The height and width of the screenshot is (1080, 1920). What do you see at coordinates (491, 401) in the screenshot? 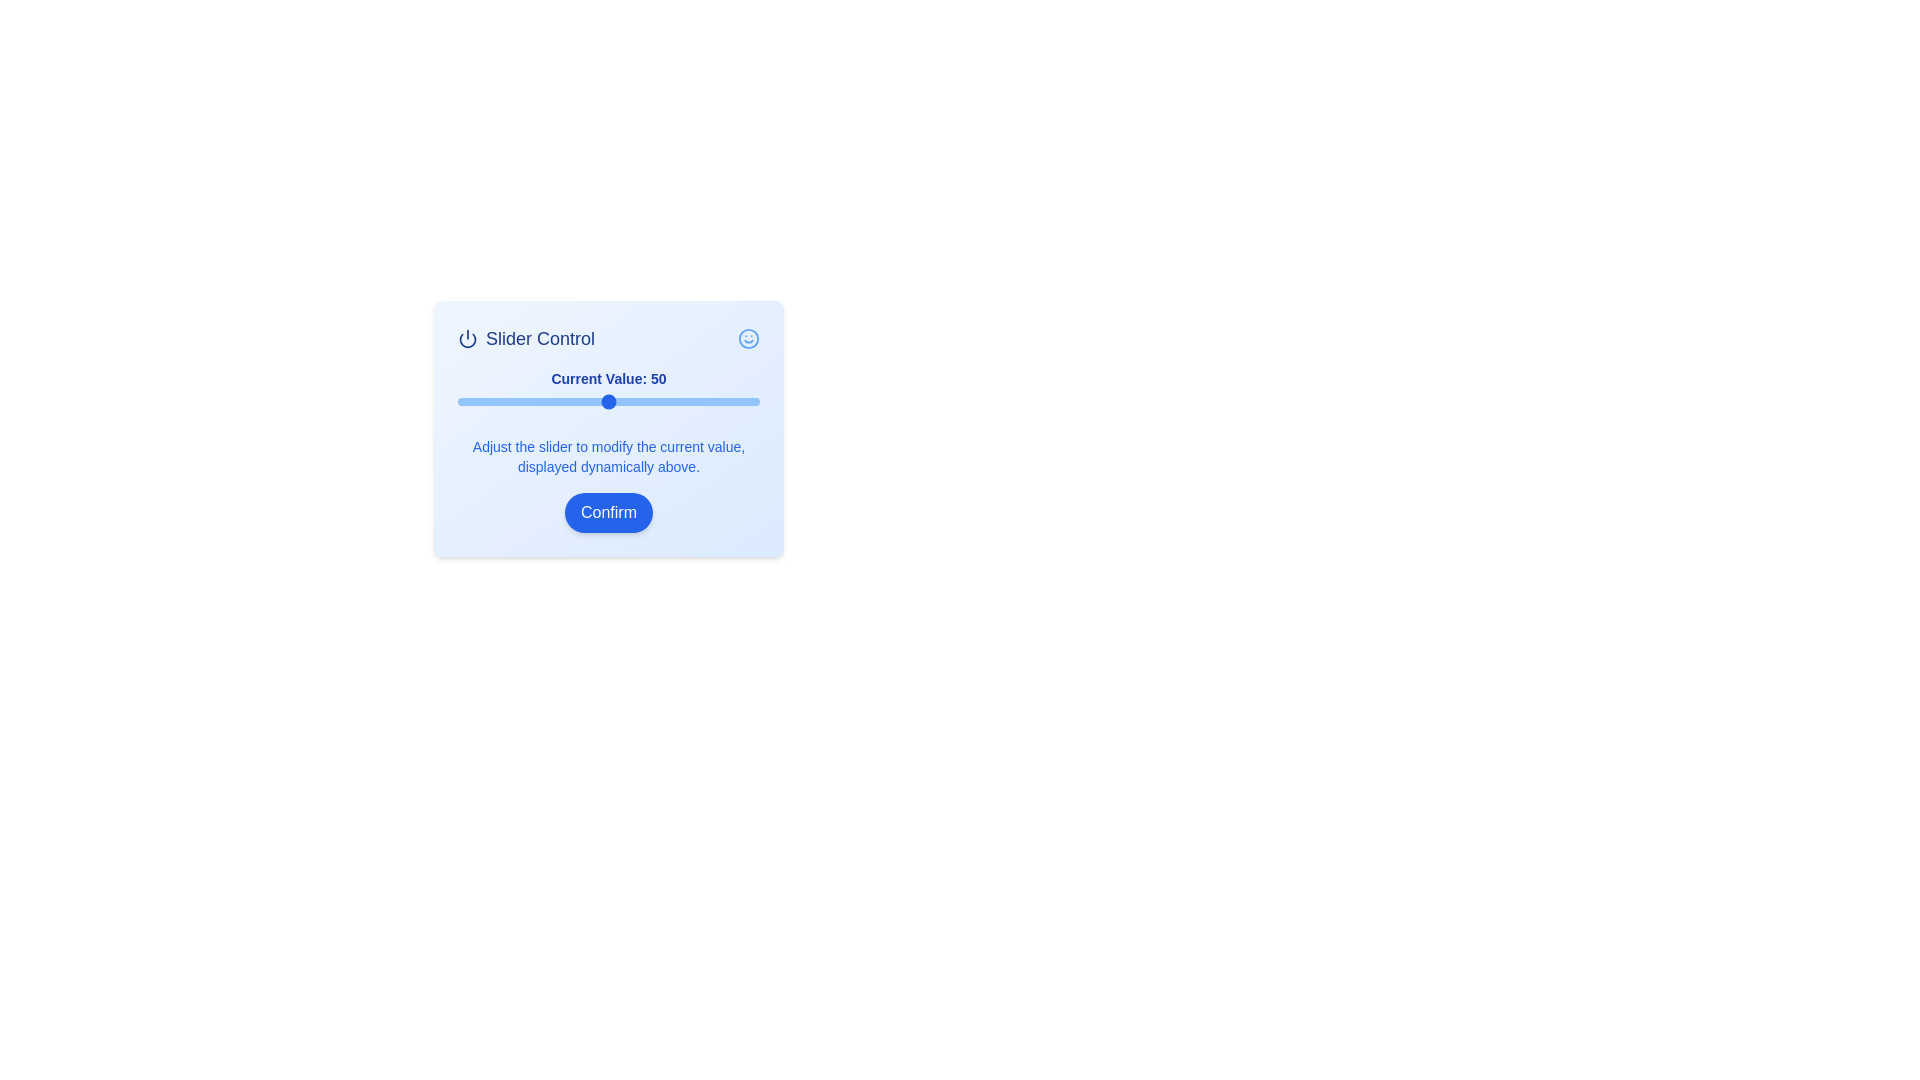
I see `the slider value` at bounding box center [491, 401].